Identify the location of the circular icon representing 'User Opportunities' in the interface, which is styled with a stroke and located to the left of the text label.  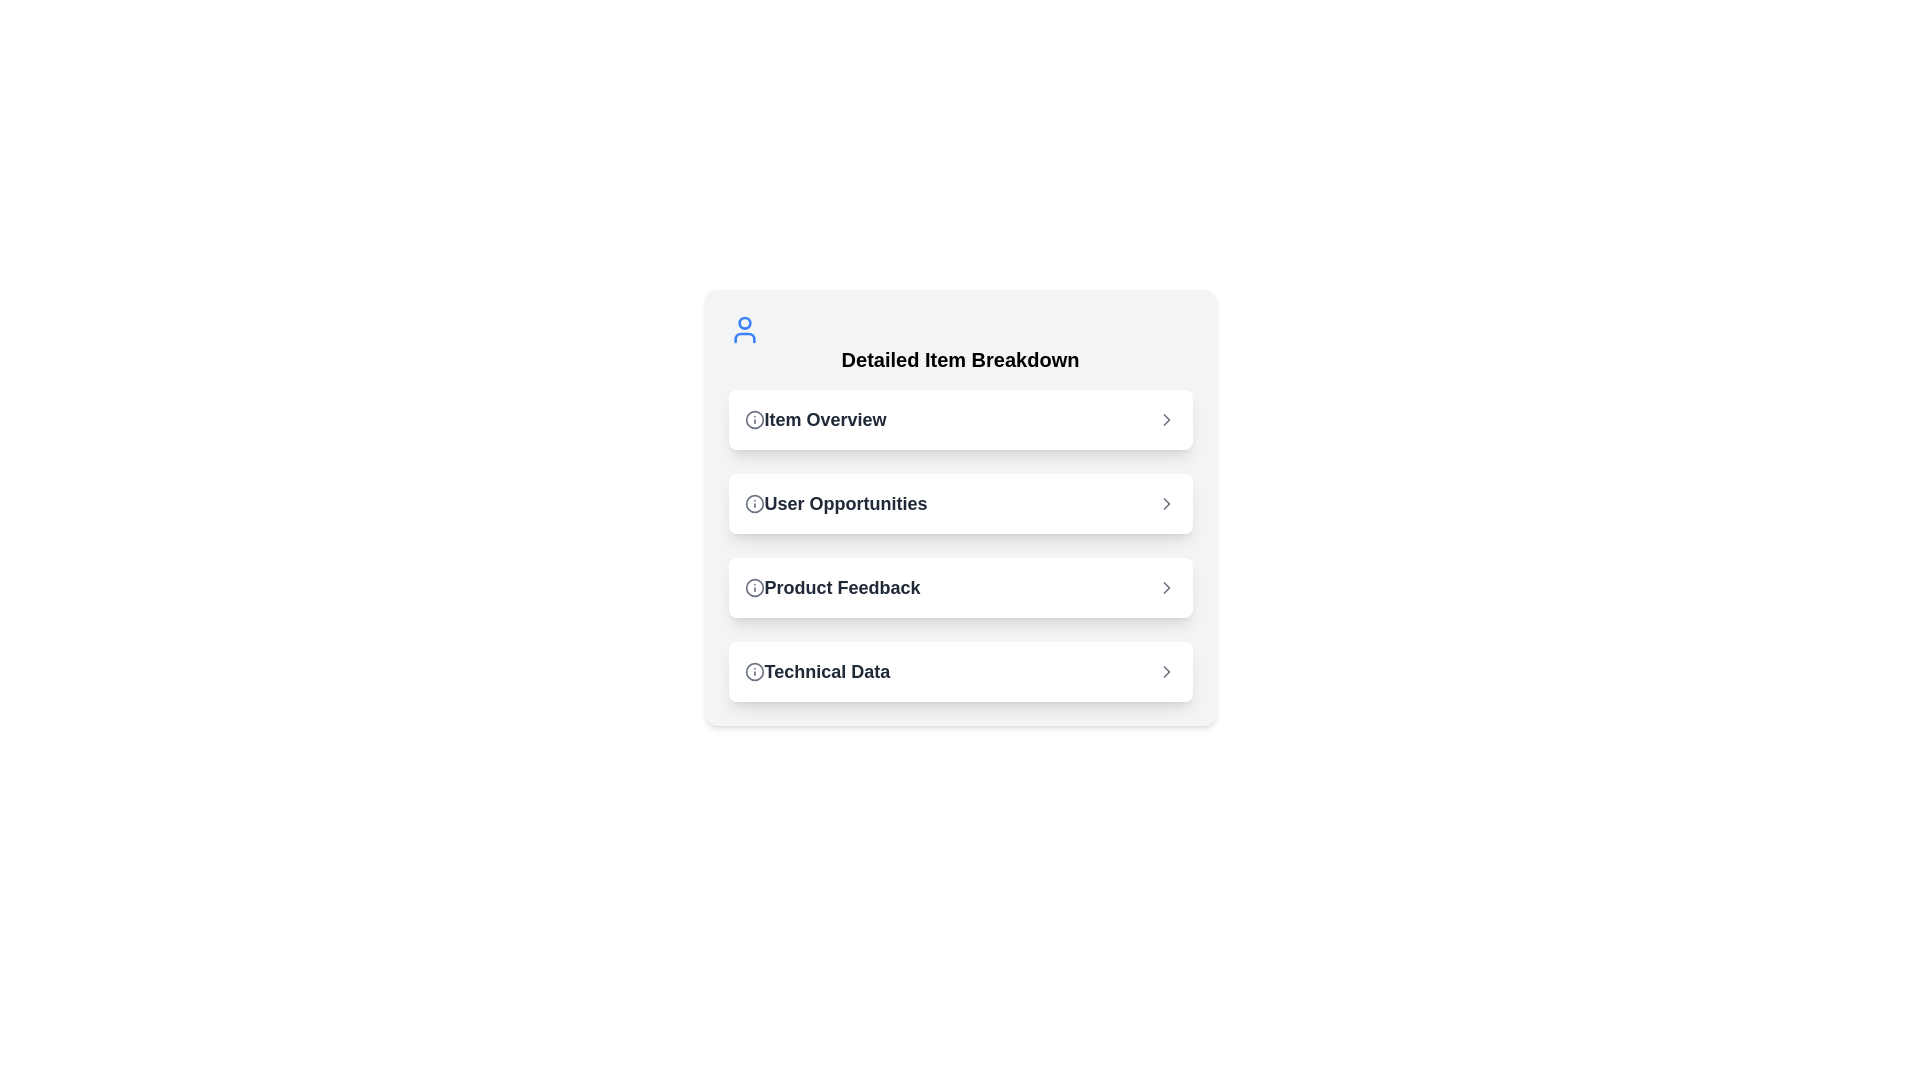
(753, 503).